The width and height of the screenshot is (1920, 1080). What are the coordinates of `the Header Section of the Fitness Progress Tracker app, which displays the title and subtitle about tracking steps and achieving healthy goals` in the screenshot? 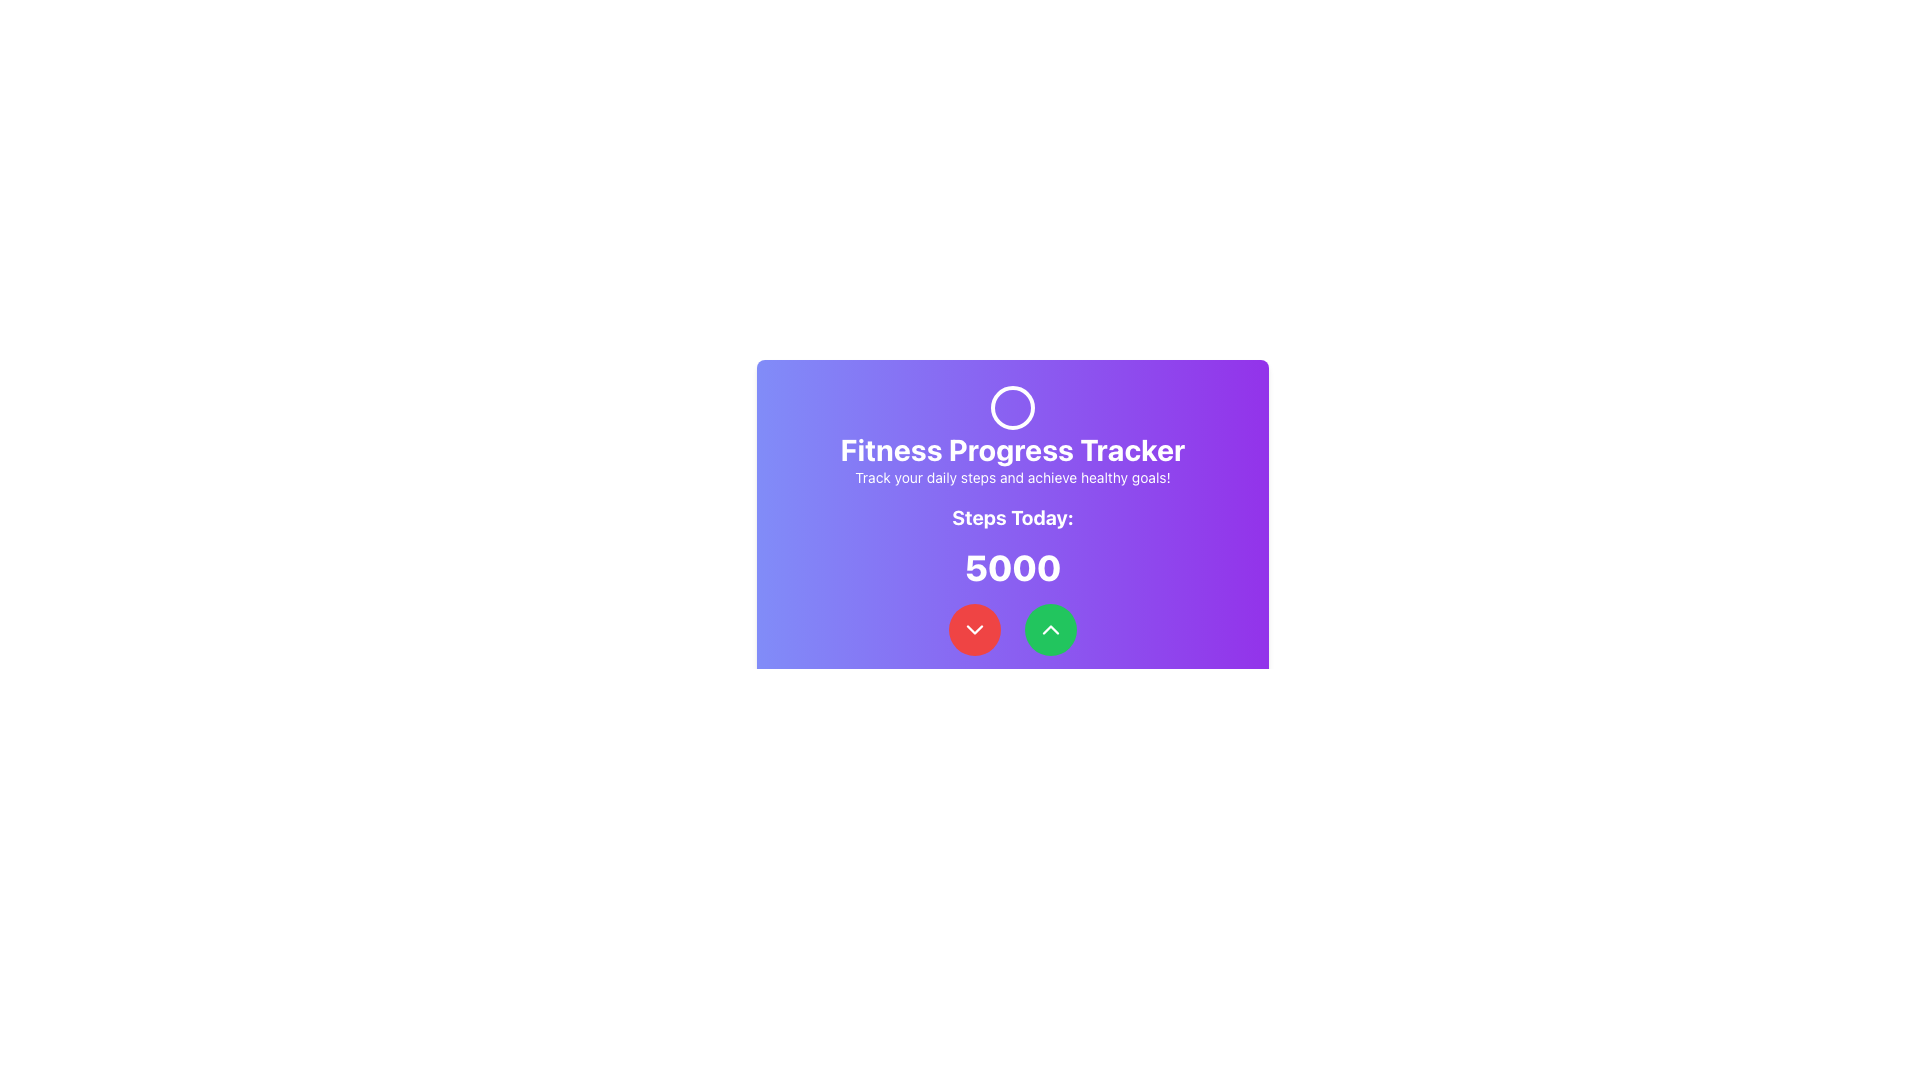 It's located at (1012, 434).